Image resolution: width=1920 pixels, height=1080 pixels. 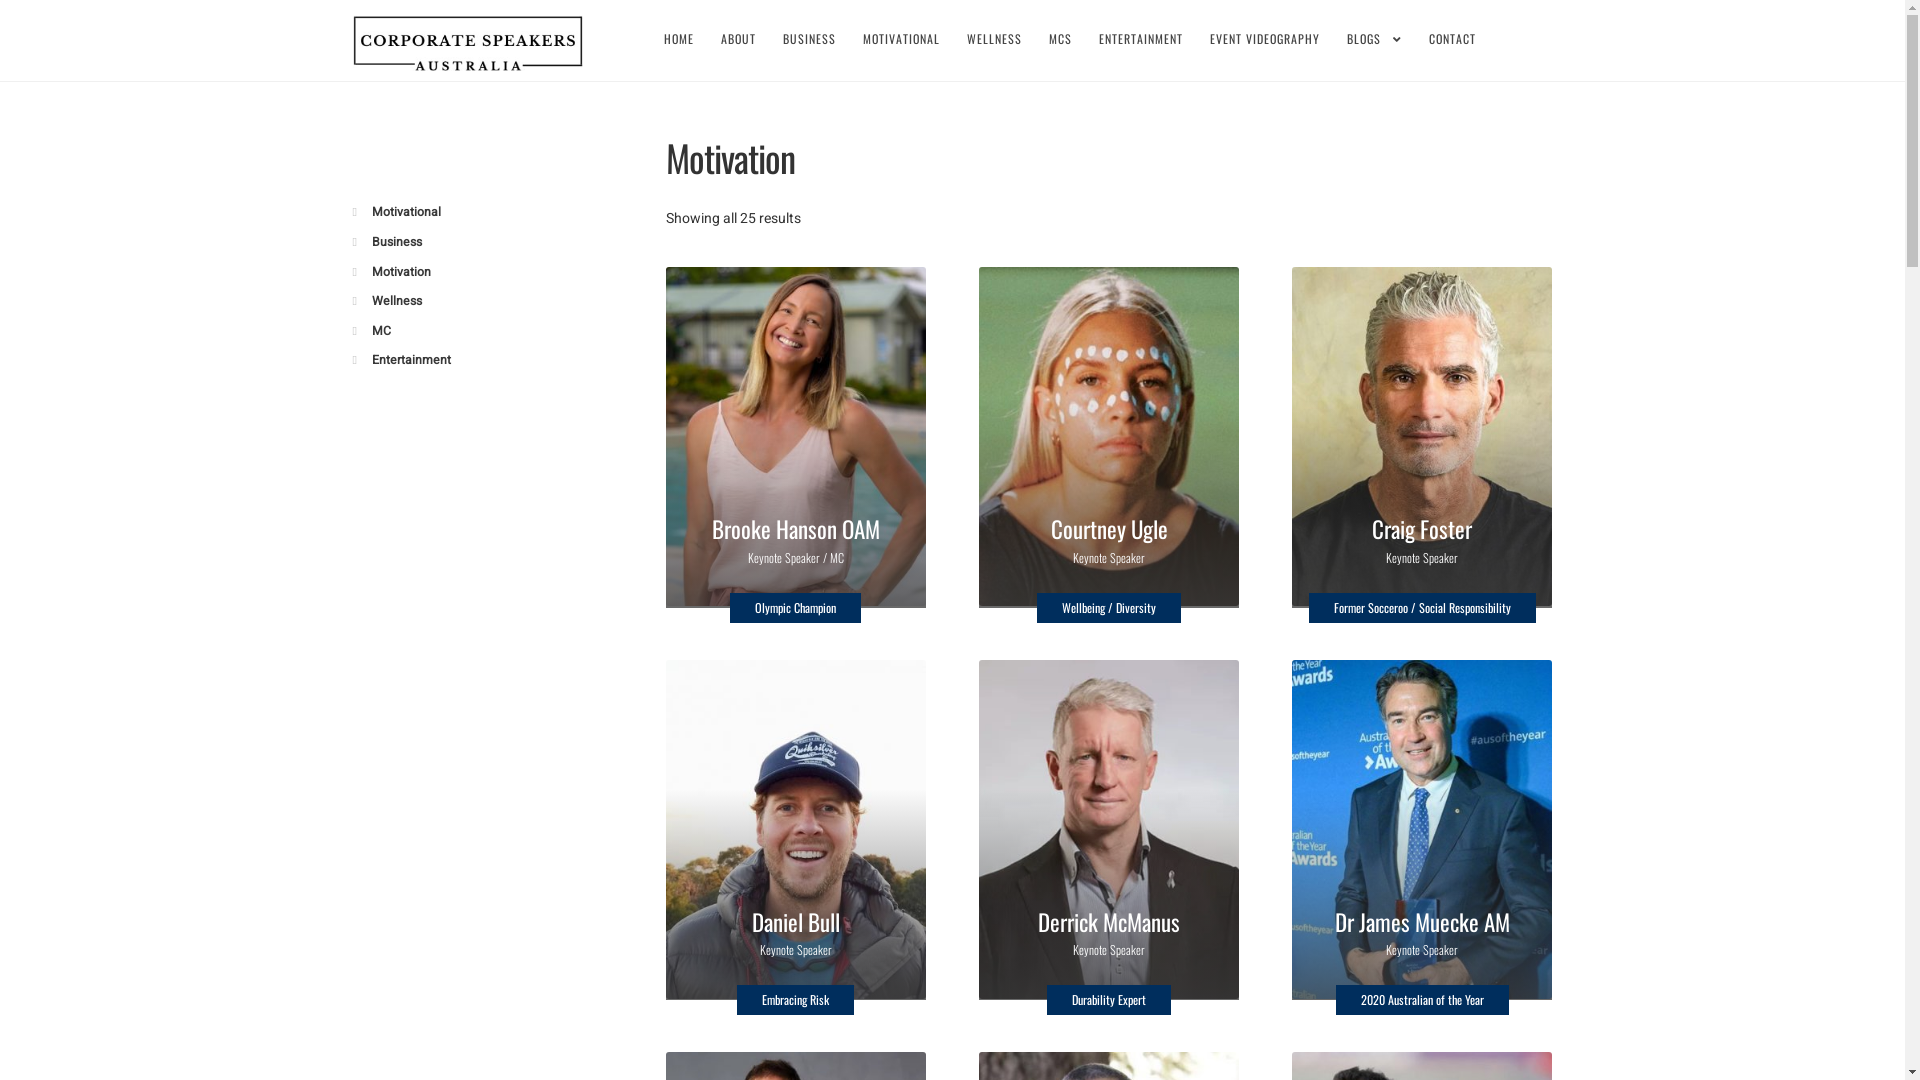 What do you see at coordinates (737, 38) in the screenshot?
I see `'ABOUT'` at bounding box center [737, 38].